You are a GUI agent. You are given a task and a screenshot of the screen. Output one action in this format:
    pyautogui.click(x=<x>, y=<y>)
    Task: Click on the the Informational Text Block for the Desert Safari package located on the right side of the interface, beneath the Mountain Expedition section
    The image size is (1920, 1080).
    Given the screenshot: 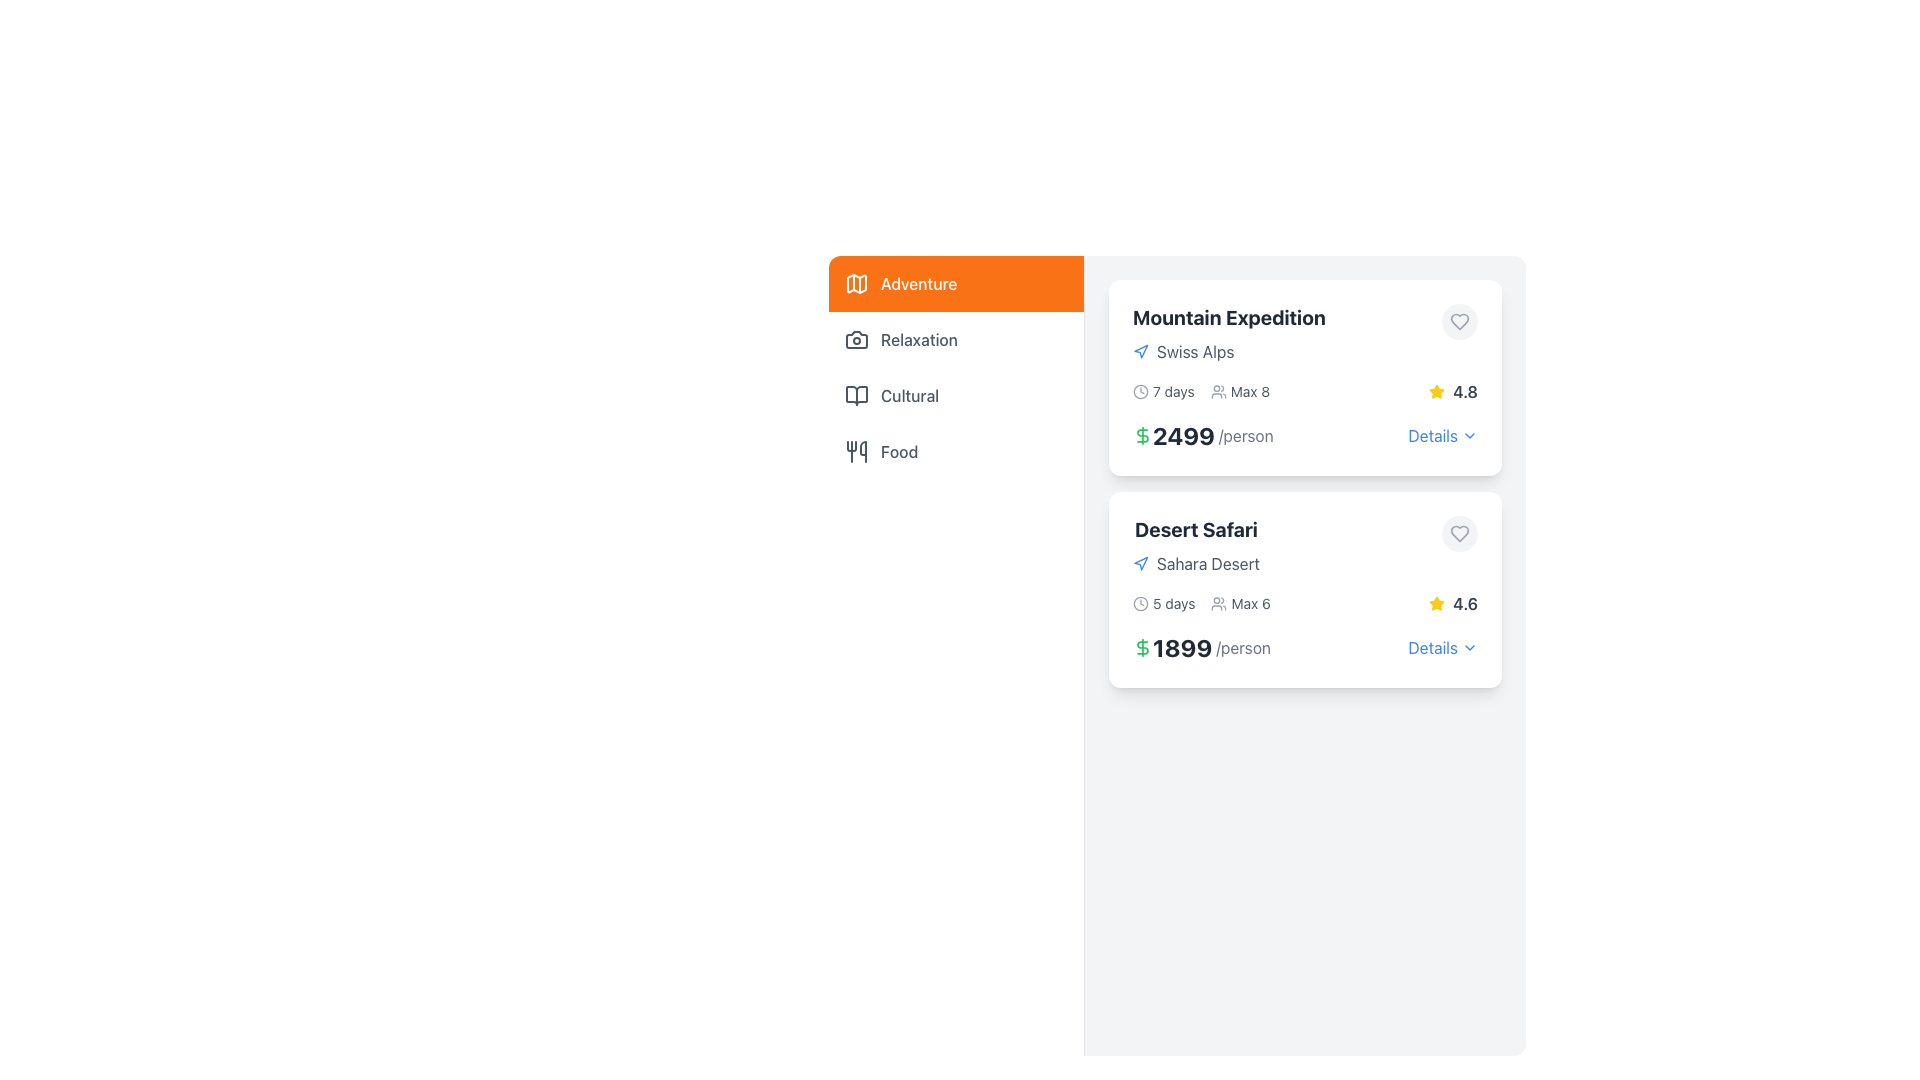 What is the action you would take?
    pyautogui.click(x=1196, y=546)
    